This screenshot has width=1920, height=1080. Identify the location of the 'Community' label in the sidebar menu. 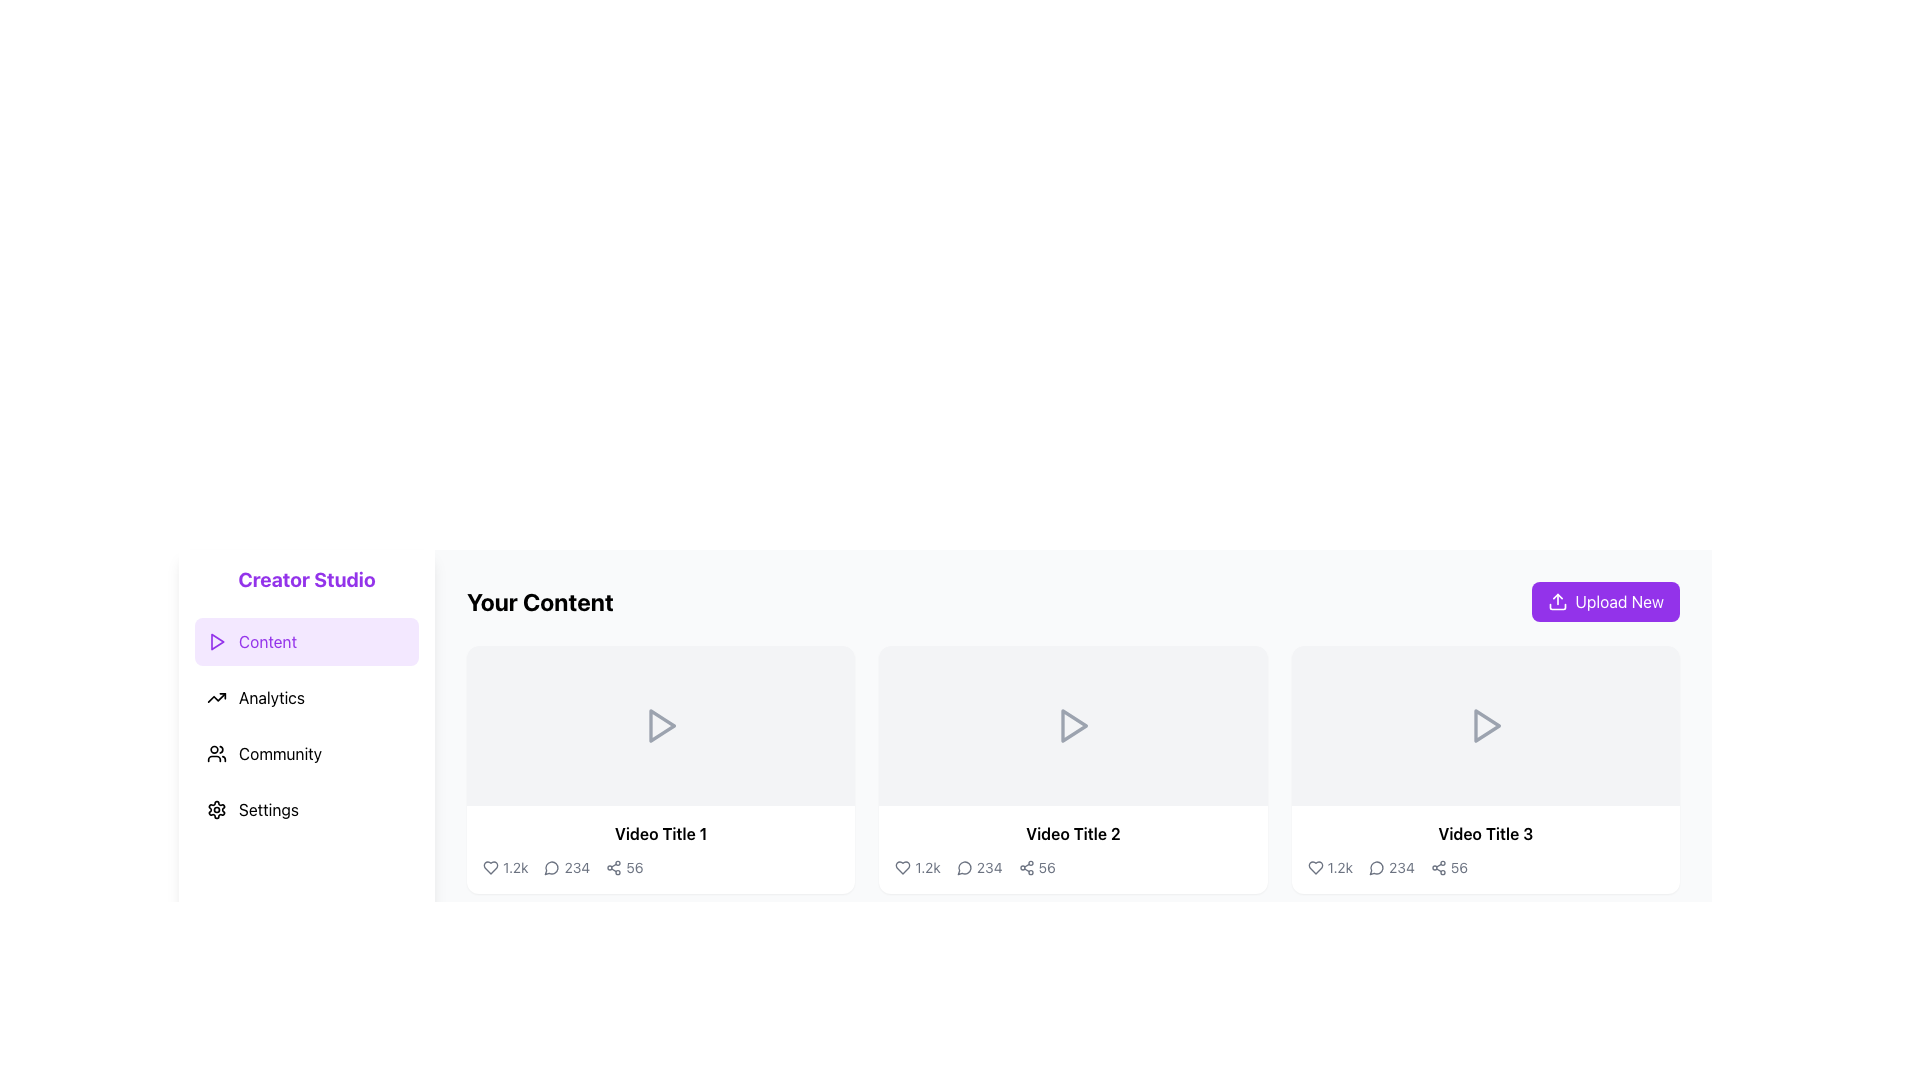
(279, 753).